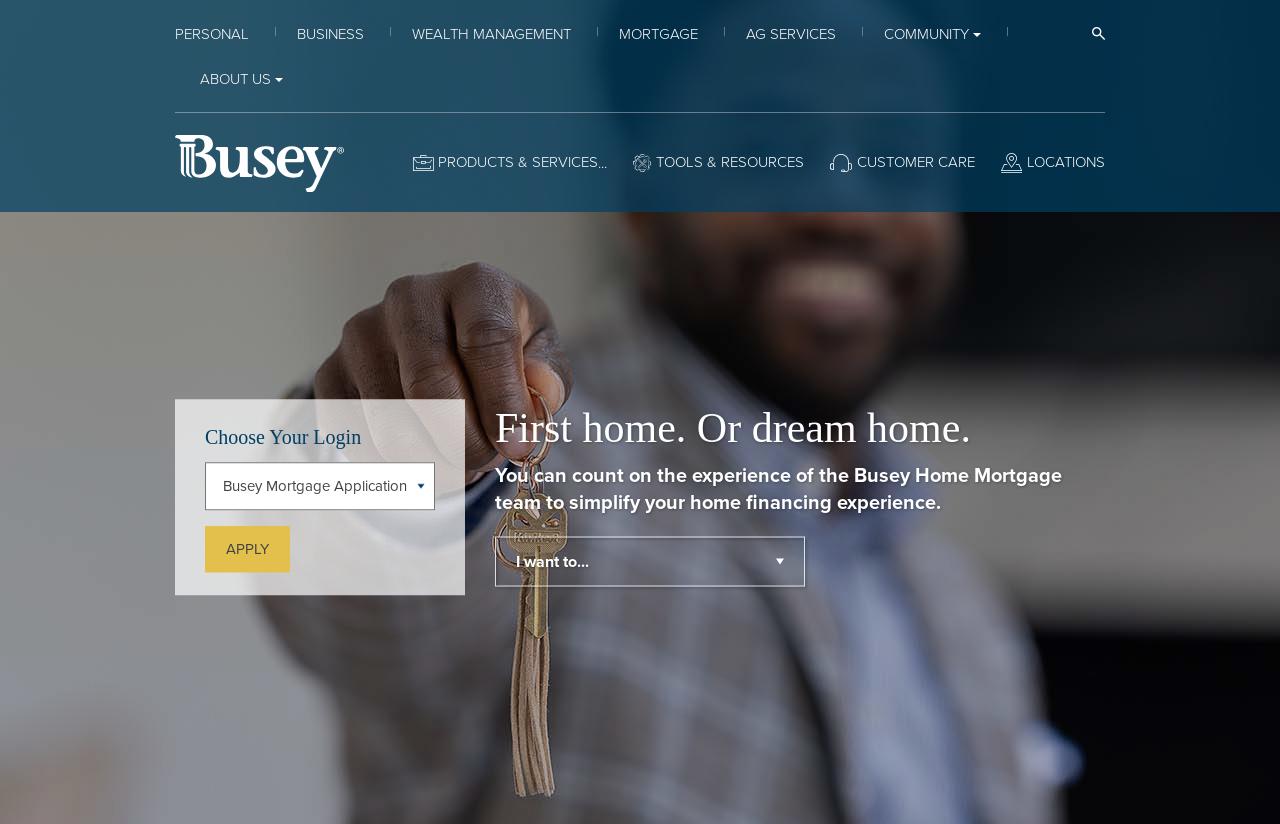 This screenshot has width=1280, height=824. Describe the element at coordinates (776, 487) in the screenshot. I see `'You can count on the experience of the Busey Home Mortgage team to simplify your home financing experience.'` at that location.